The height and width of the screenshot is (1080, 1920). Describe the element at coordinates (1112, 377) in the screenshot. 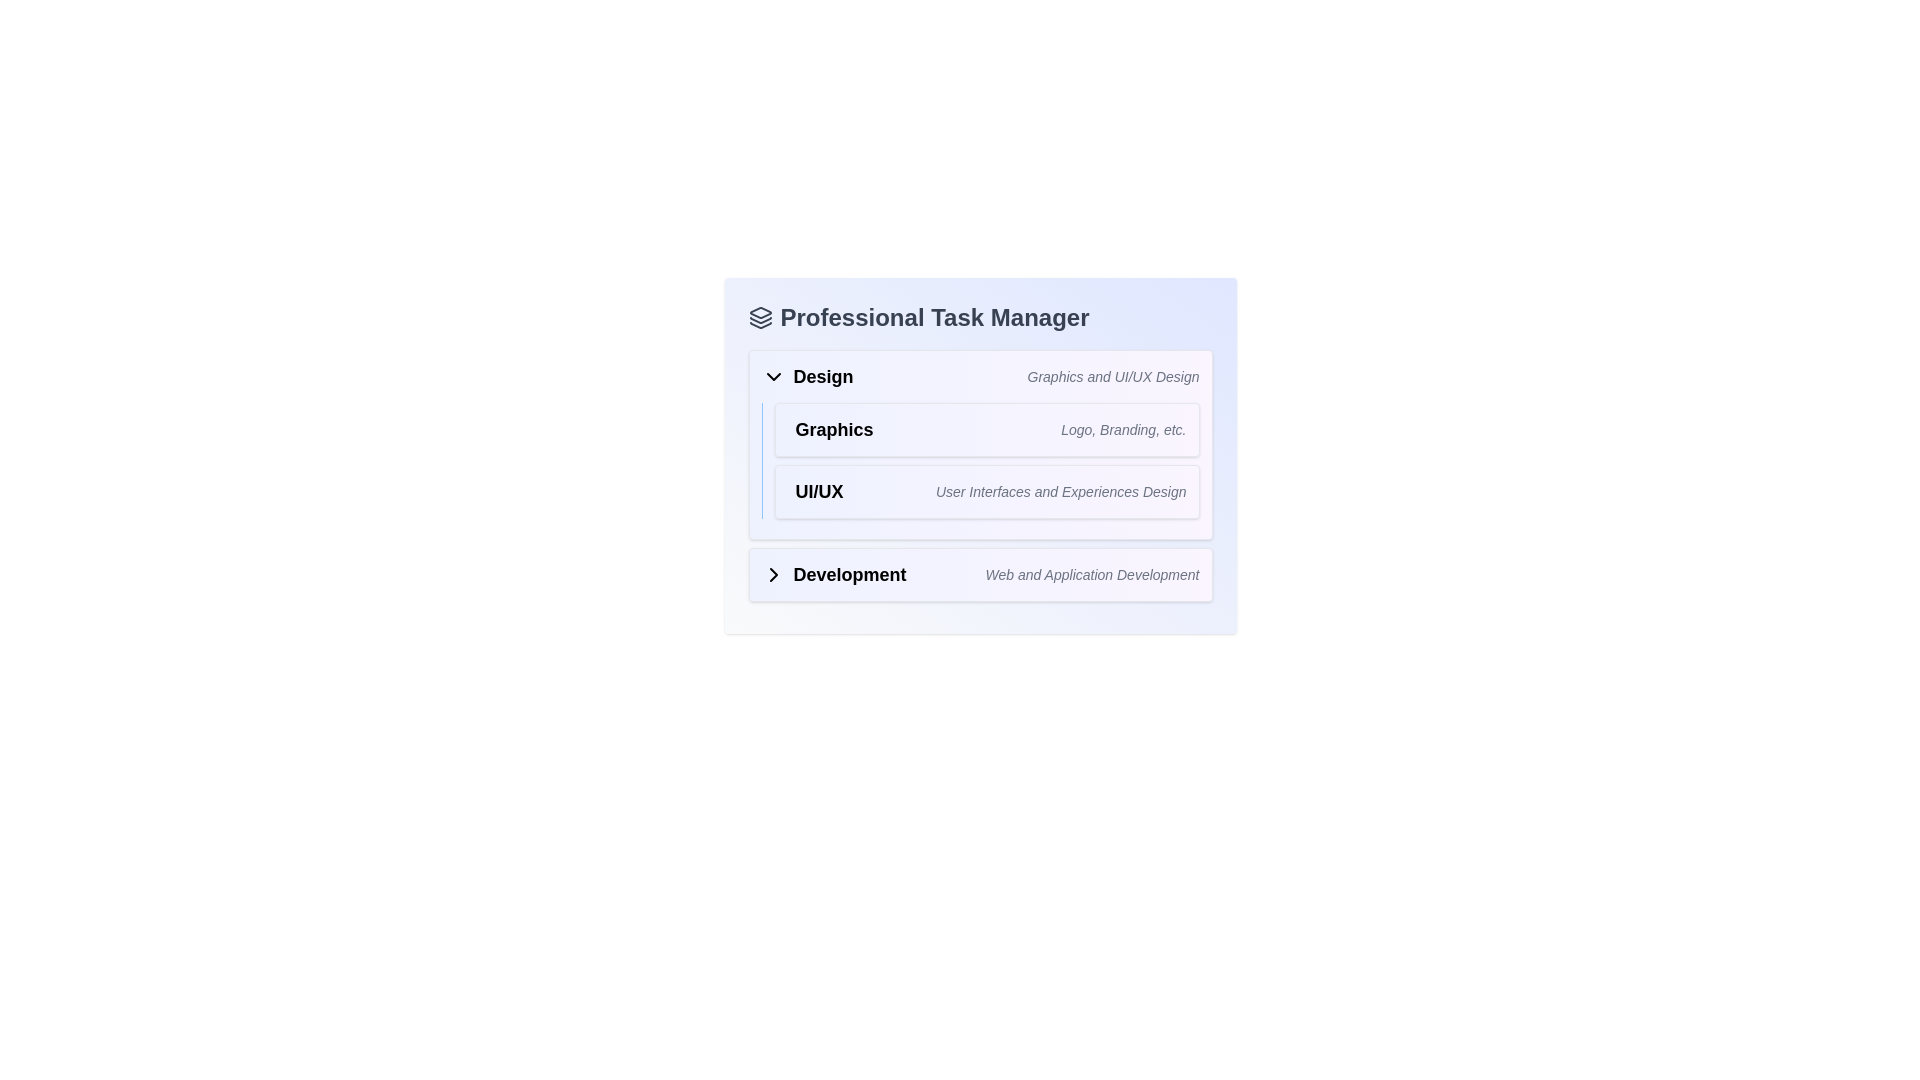

I see `the static text snippet that reads 'Graphics and UI/UX Design', styled in gray italic font, positioned to the far right within the horizontal group containing the label 'Design'` at that location.